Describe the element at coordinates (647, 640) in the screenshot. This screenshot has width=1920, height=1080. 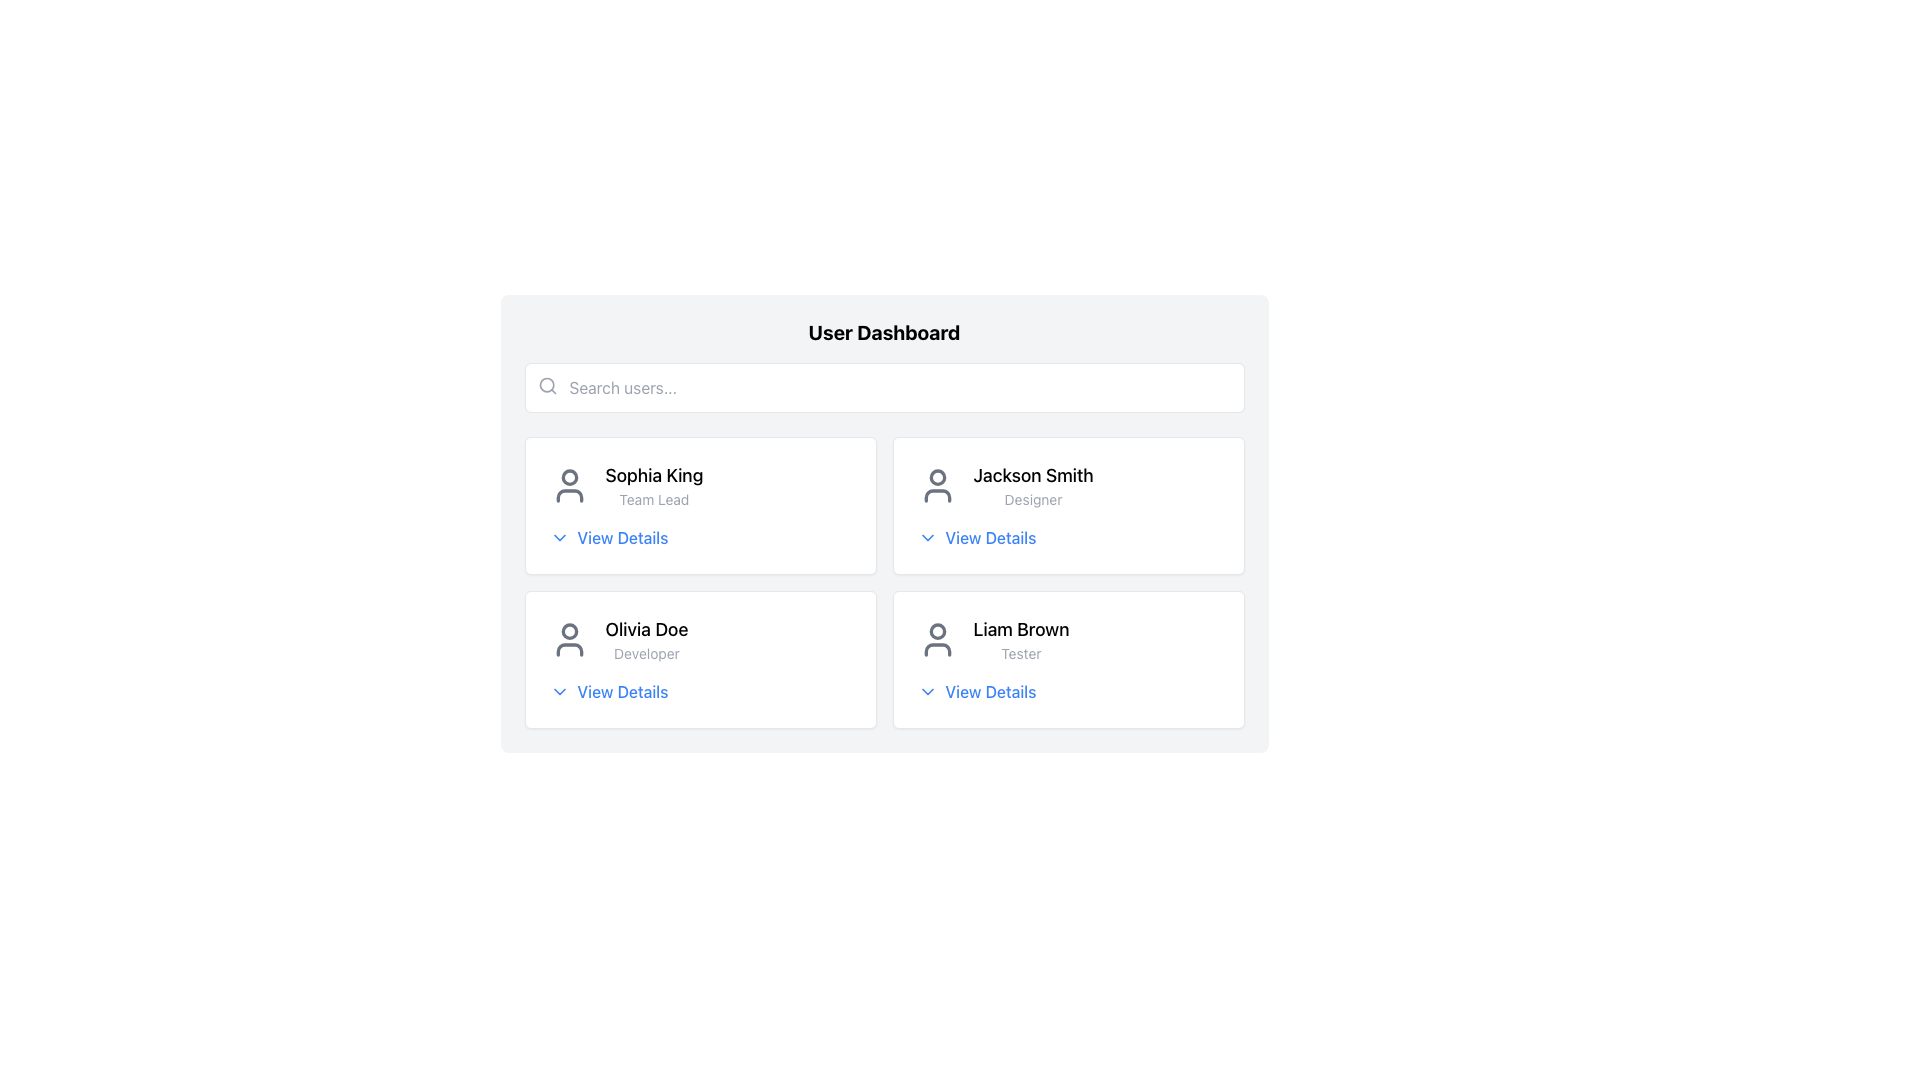
I see `the static text content displaying the user's name and title in the bottom-left card of the dashboard interface` at that location.